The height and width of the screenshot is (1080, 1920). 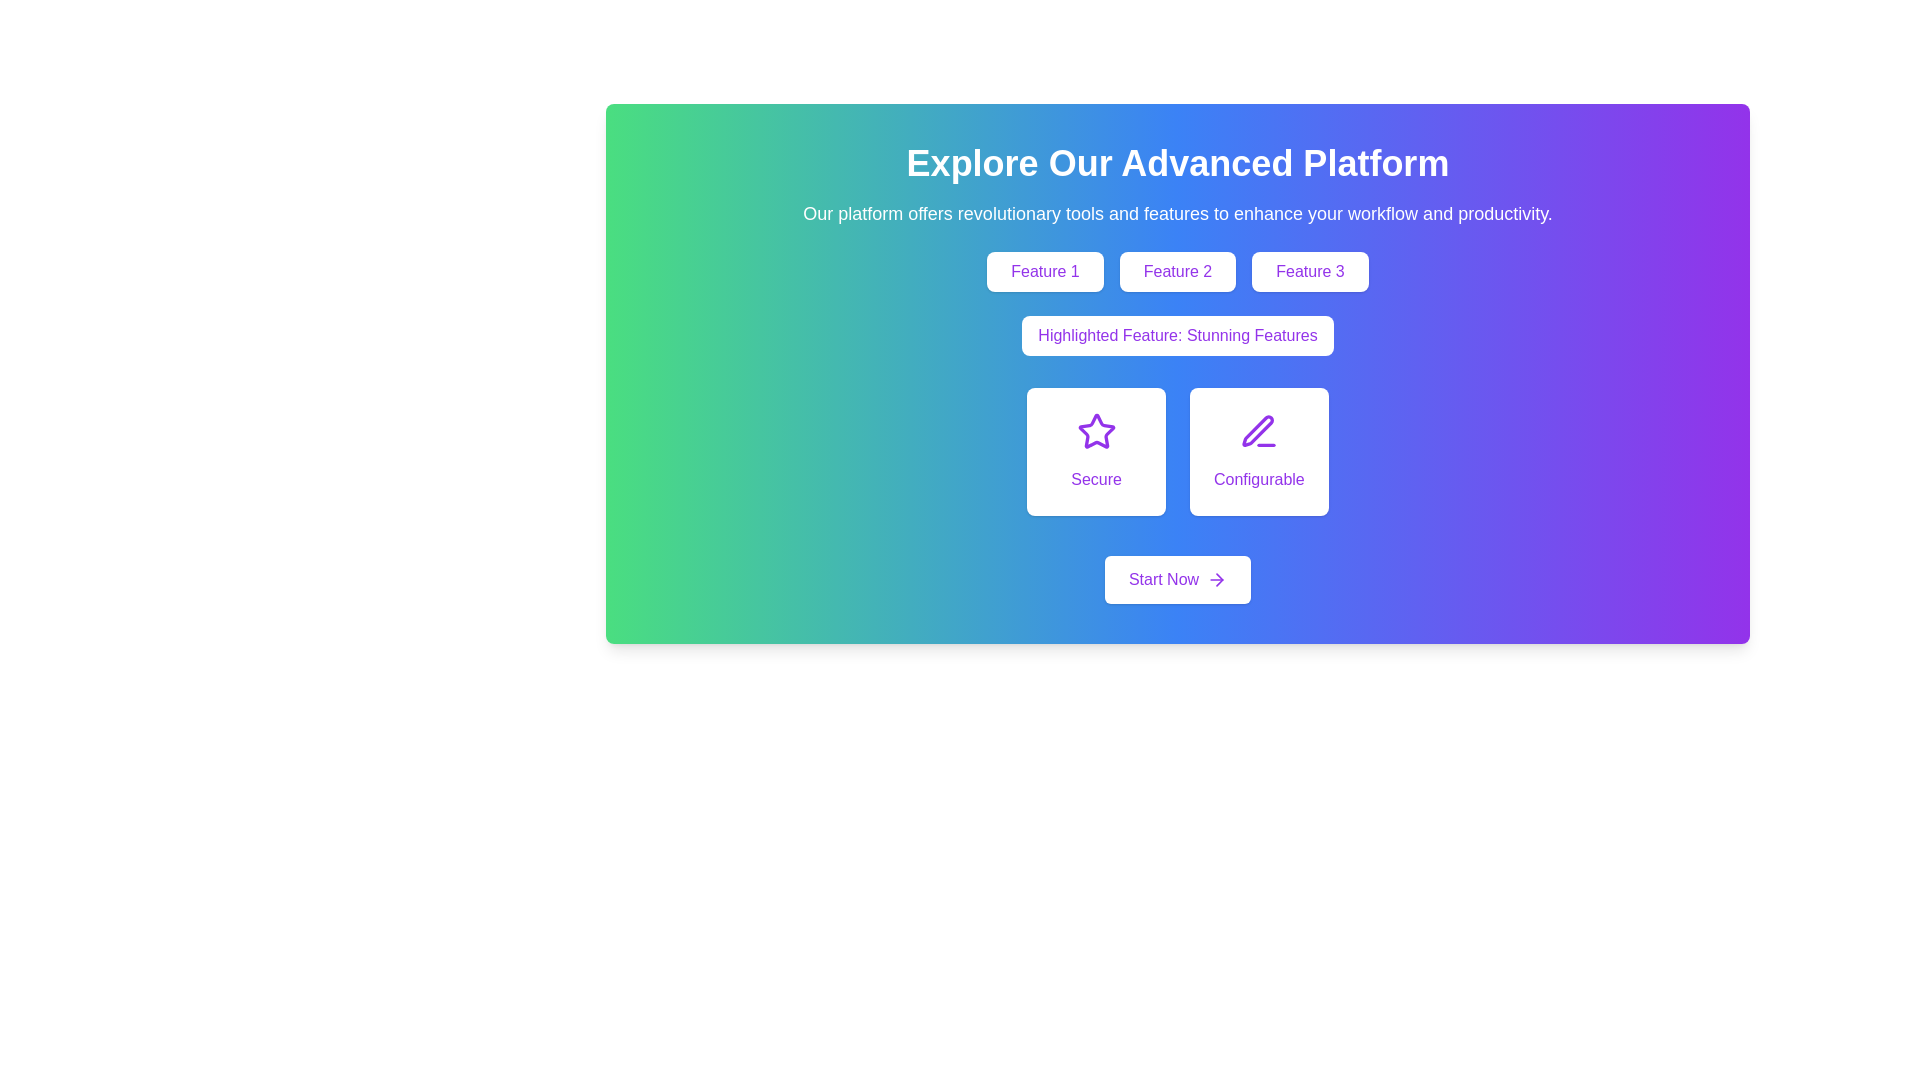 What do you see at coordinates (1257, 451) in the screenshot?
I see `the informational button in the bottom right section of the grid layout under 'Explore Our Advanced Platform'` at bounding box center [1257, 451].